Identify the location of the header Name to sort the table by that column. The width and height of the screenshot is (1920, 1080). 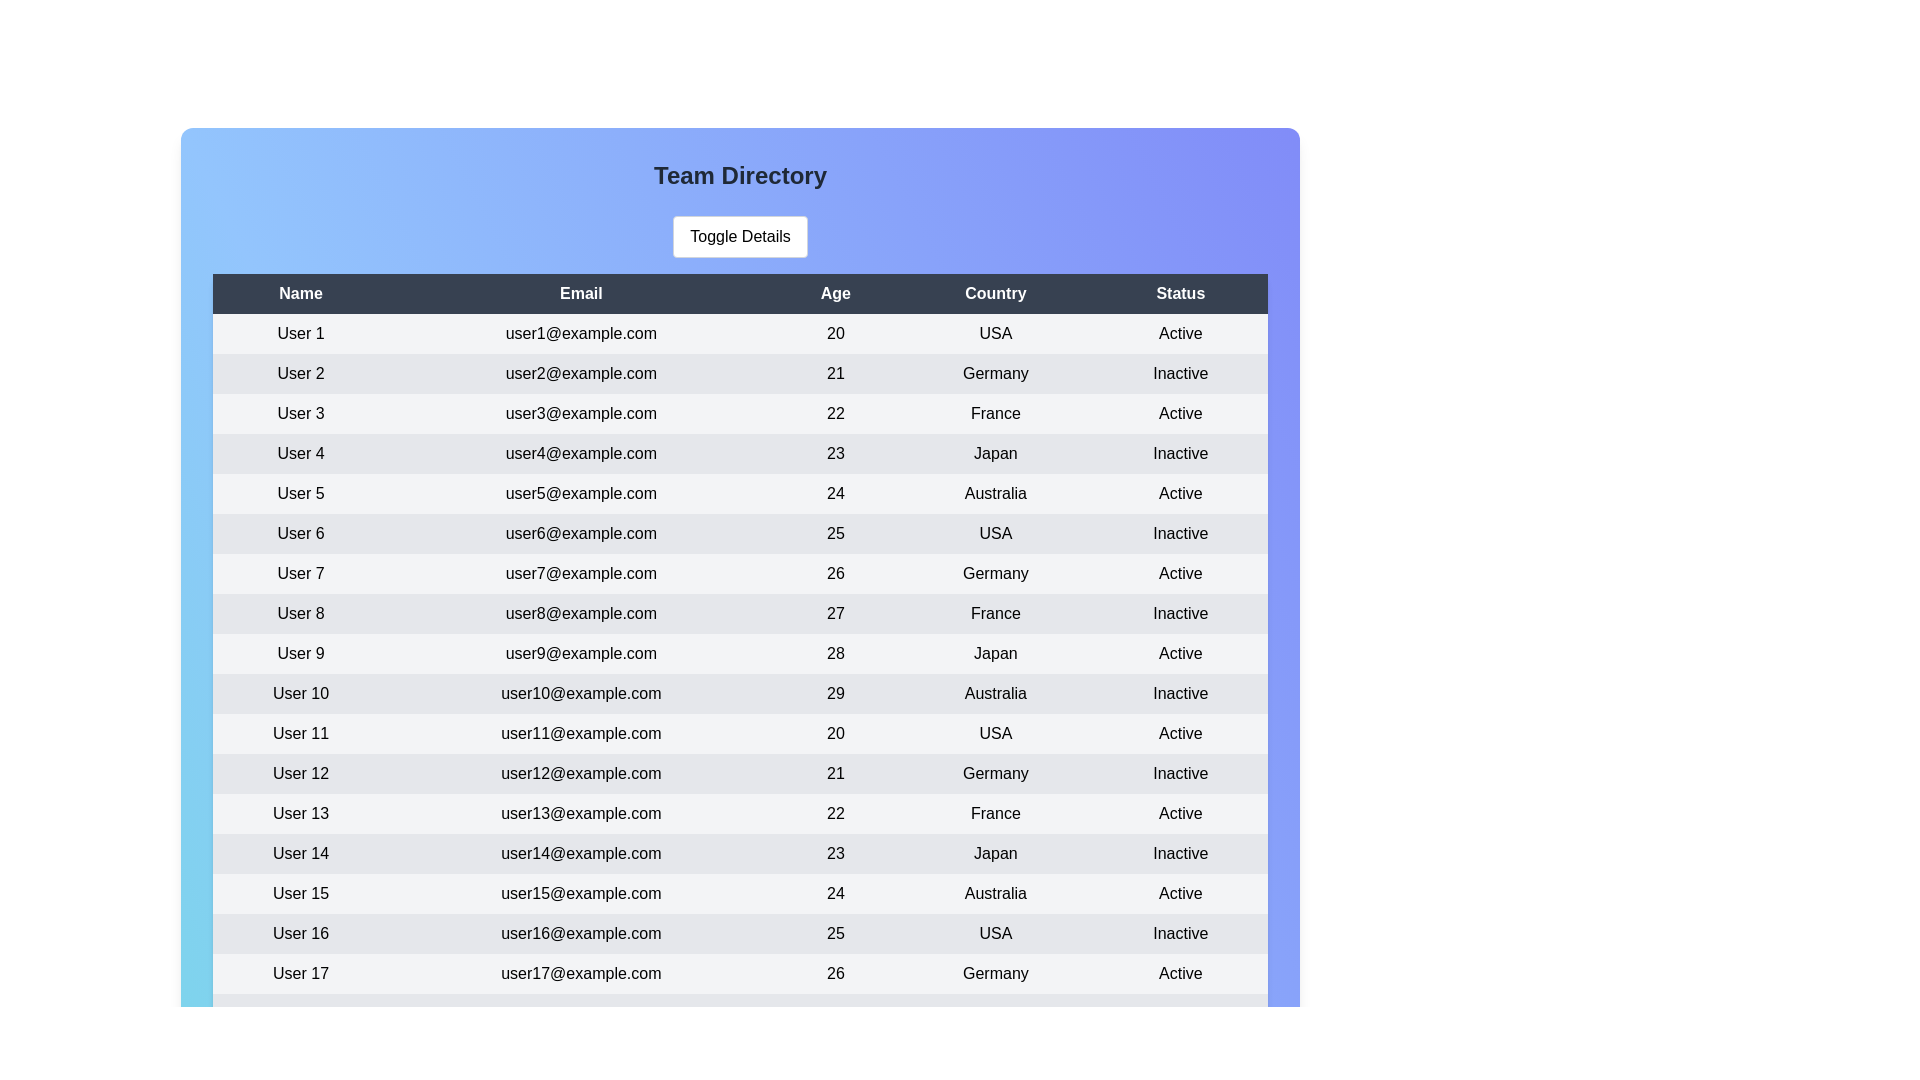
(300, 293).